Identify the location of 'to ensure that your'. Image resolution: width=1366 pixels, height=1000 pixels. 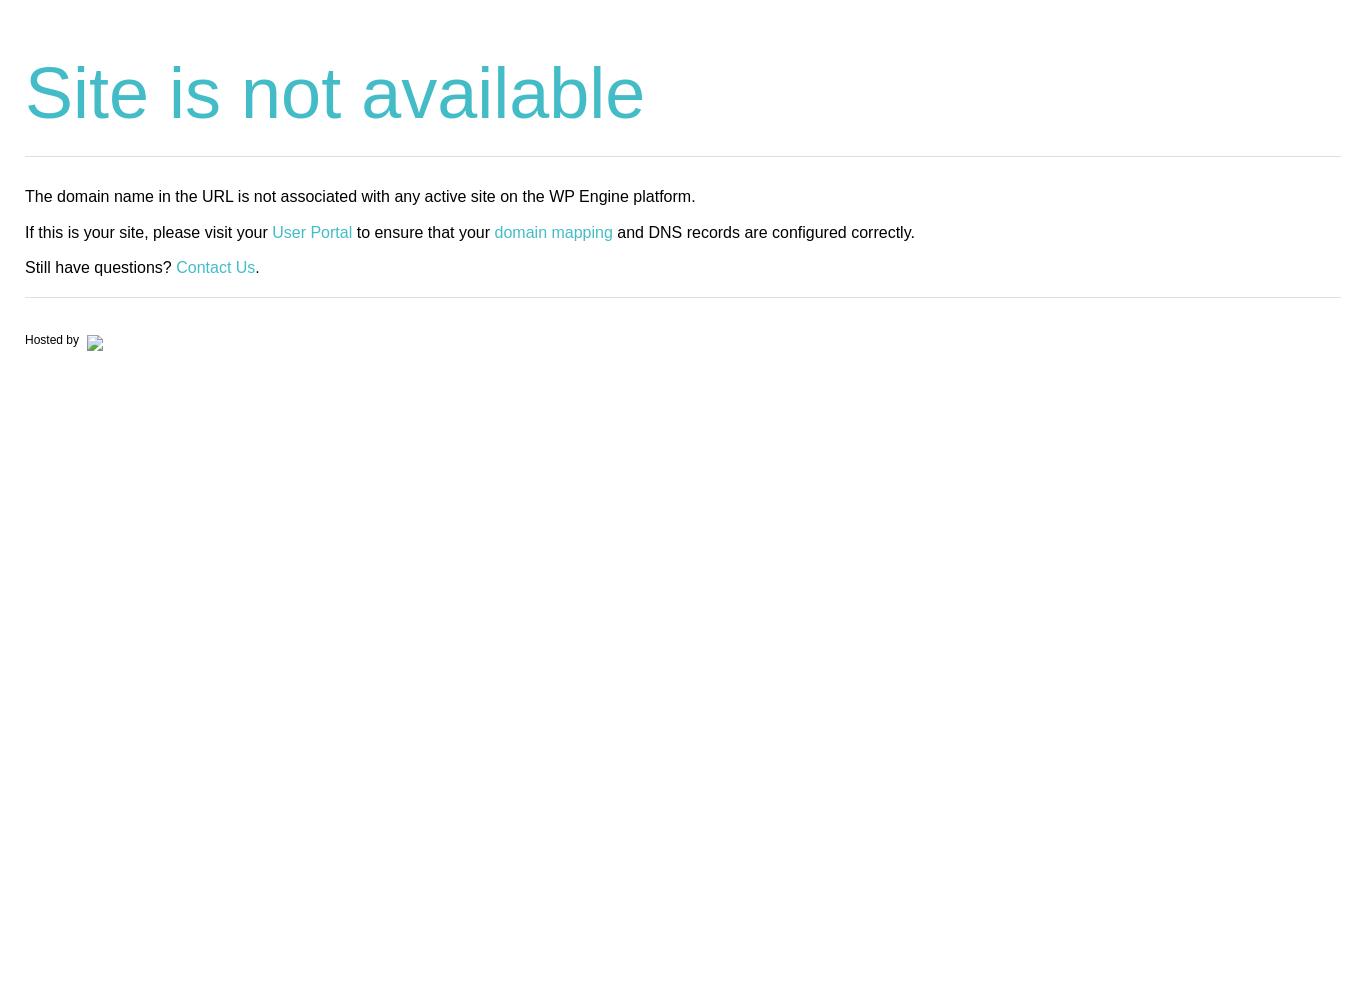
(422, 230).